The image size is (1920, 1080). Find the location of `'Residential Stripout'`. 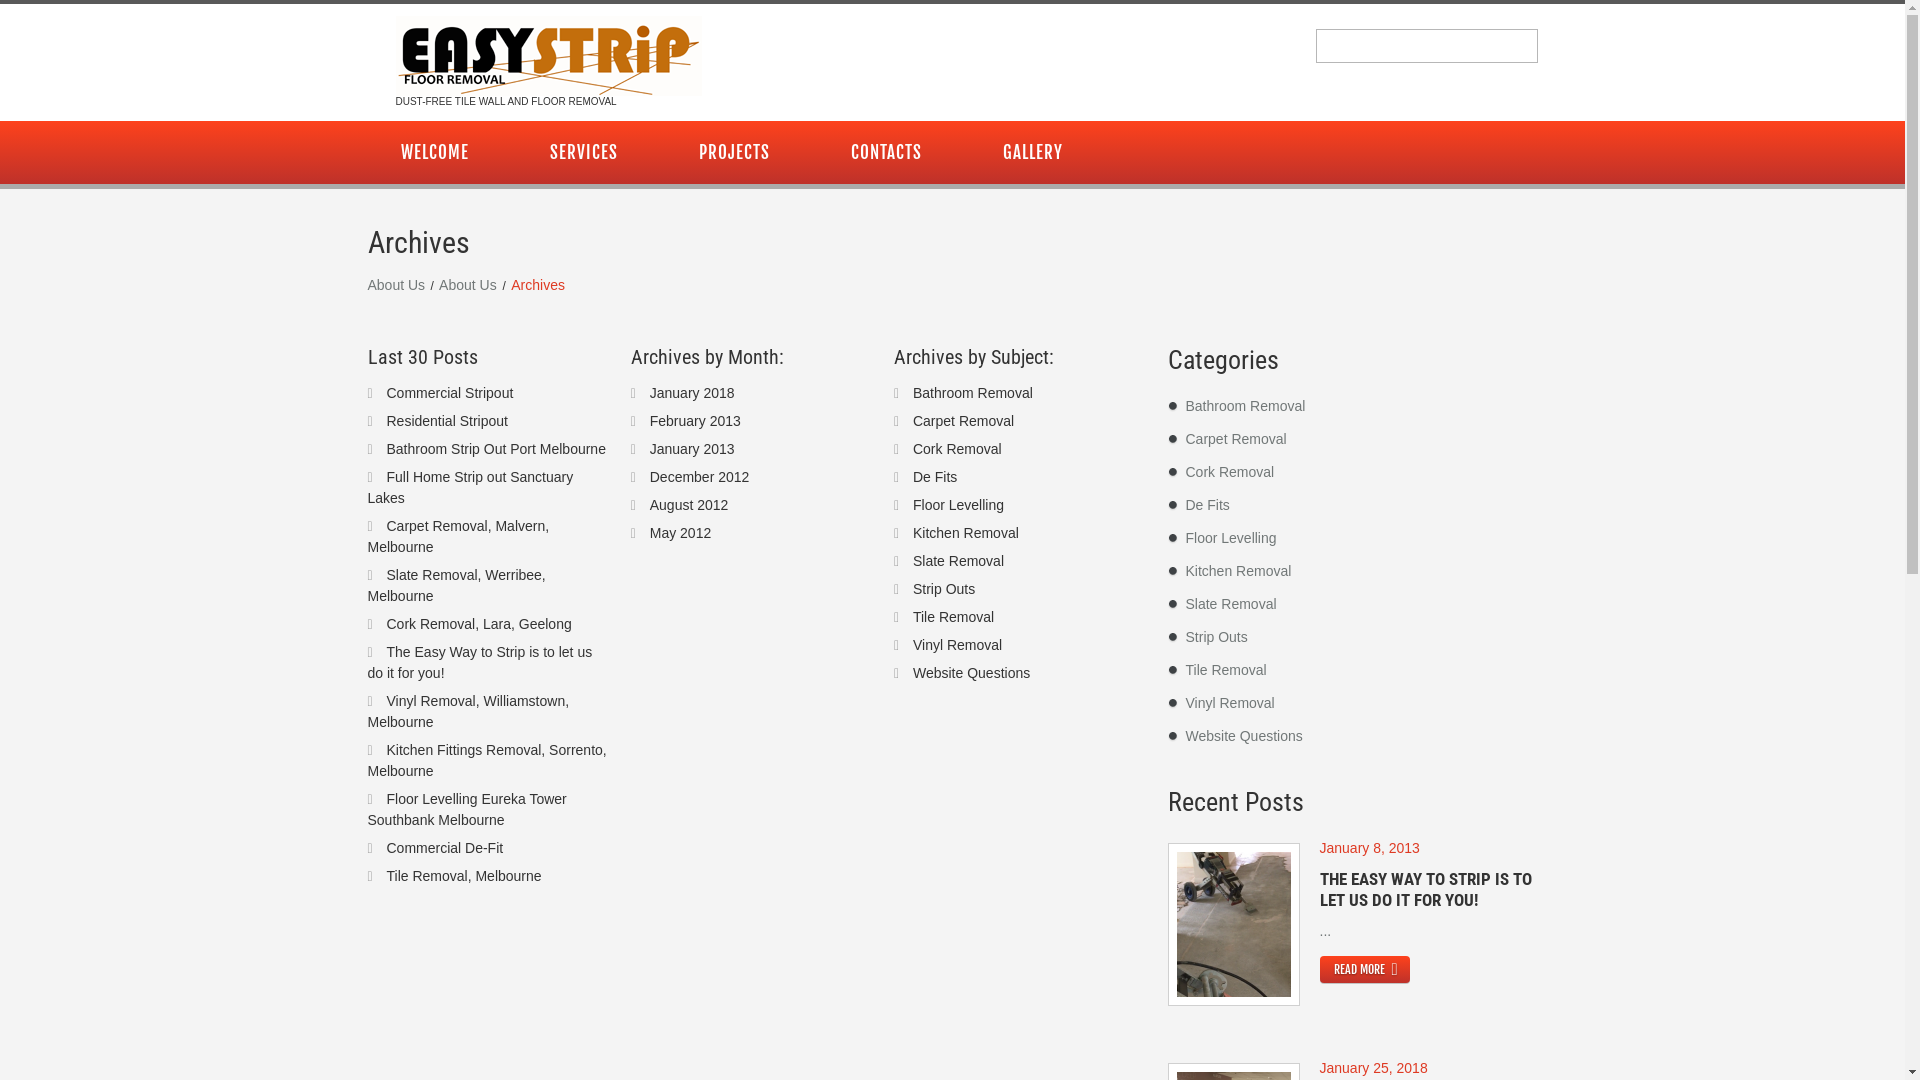

'Residential Stripout' is located at coordinates (445, 419).